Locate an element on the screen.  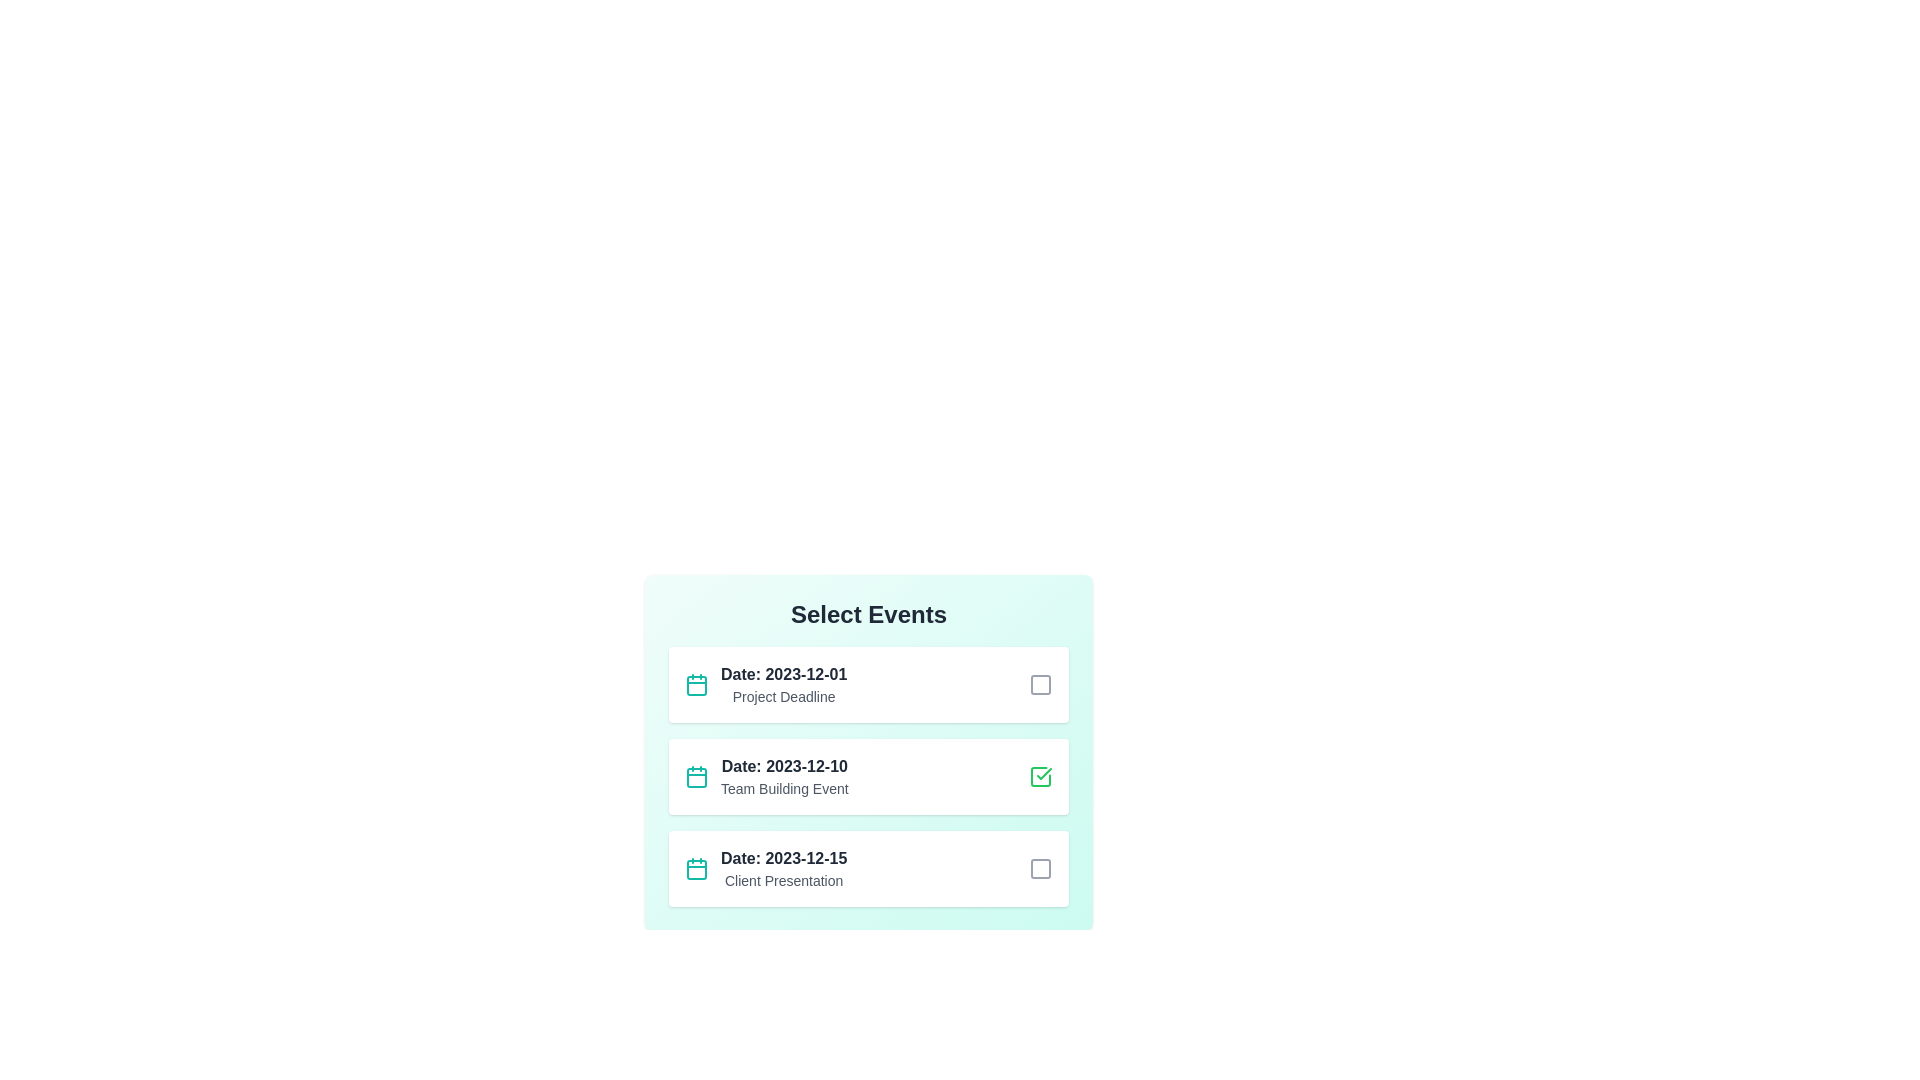
the event item corresponding to 1 is located at coordinates (868, 684).